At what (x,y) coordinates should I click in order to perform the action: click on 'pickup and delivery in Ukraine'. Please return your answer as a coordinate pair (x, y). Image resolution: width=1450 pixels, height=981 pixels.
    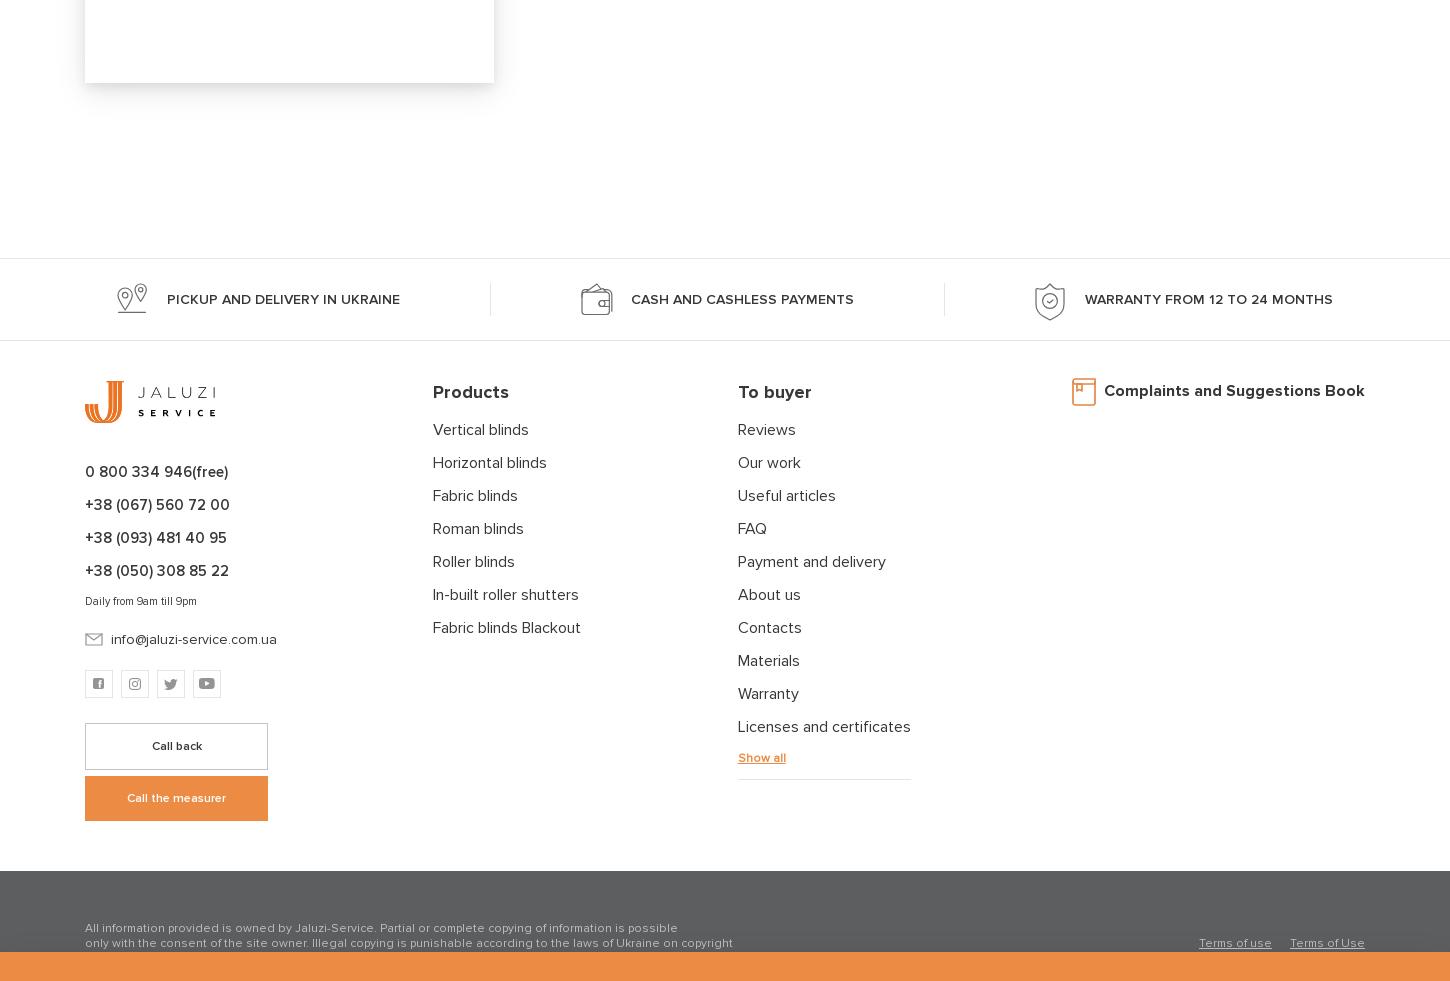
    Looking at the image, I should click on (283, 298).